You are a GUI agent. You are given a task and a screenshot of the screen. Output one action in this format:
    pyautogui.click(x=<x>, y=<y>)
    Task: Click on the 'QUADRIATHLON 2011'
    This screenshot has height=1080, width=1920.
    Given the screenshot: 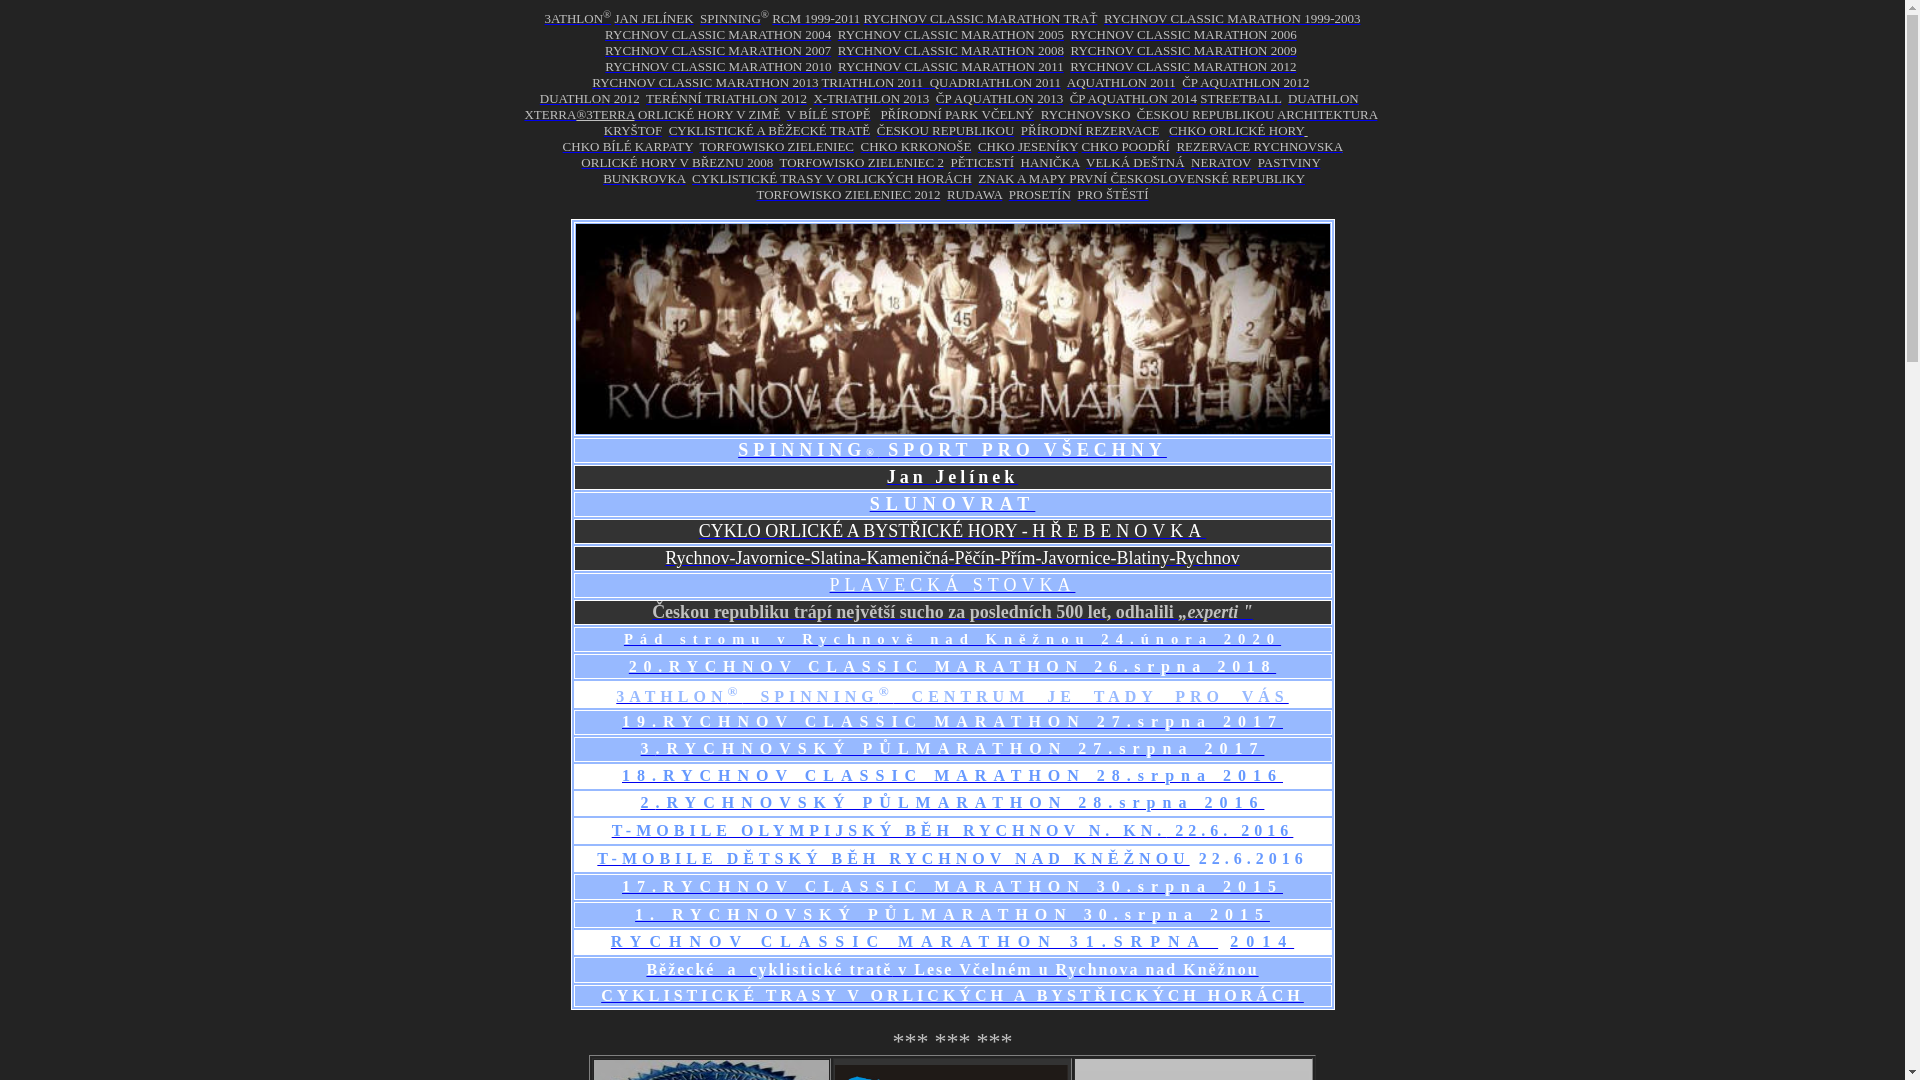 What is the action you would take?
    pyautogui.click(x=995, y=81)
    